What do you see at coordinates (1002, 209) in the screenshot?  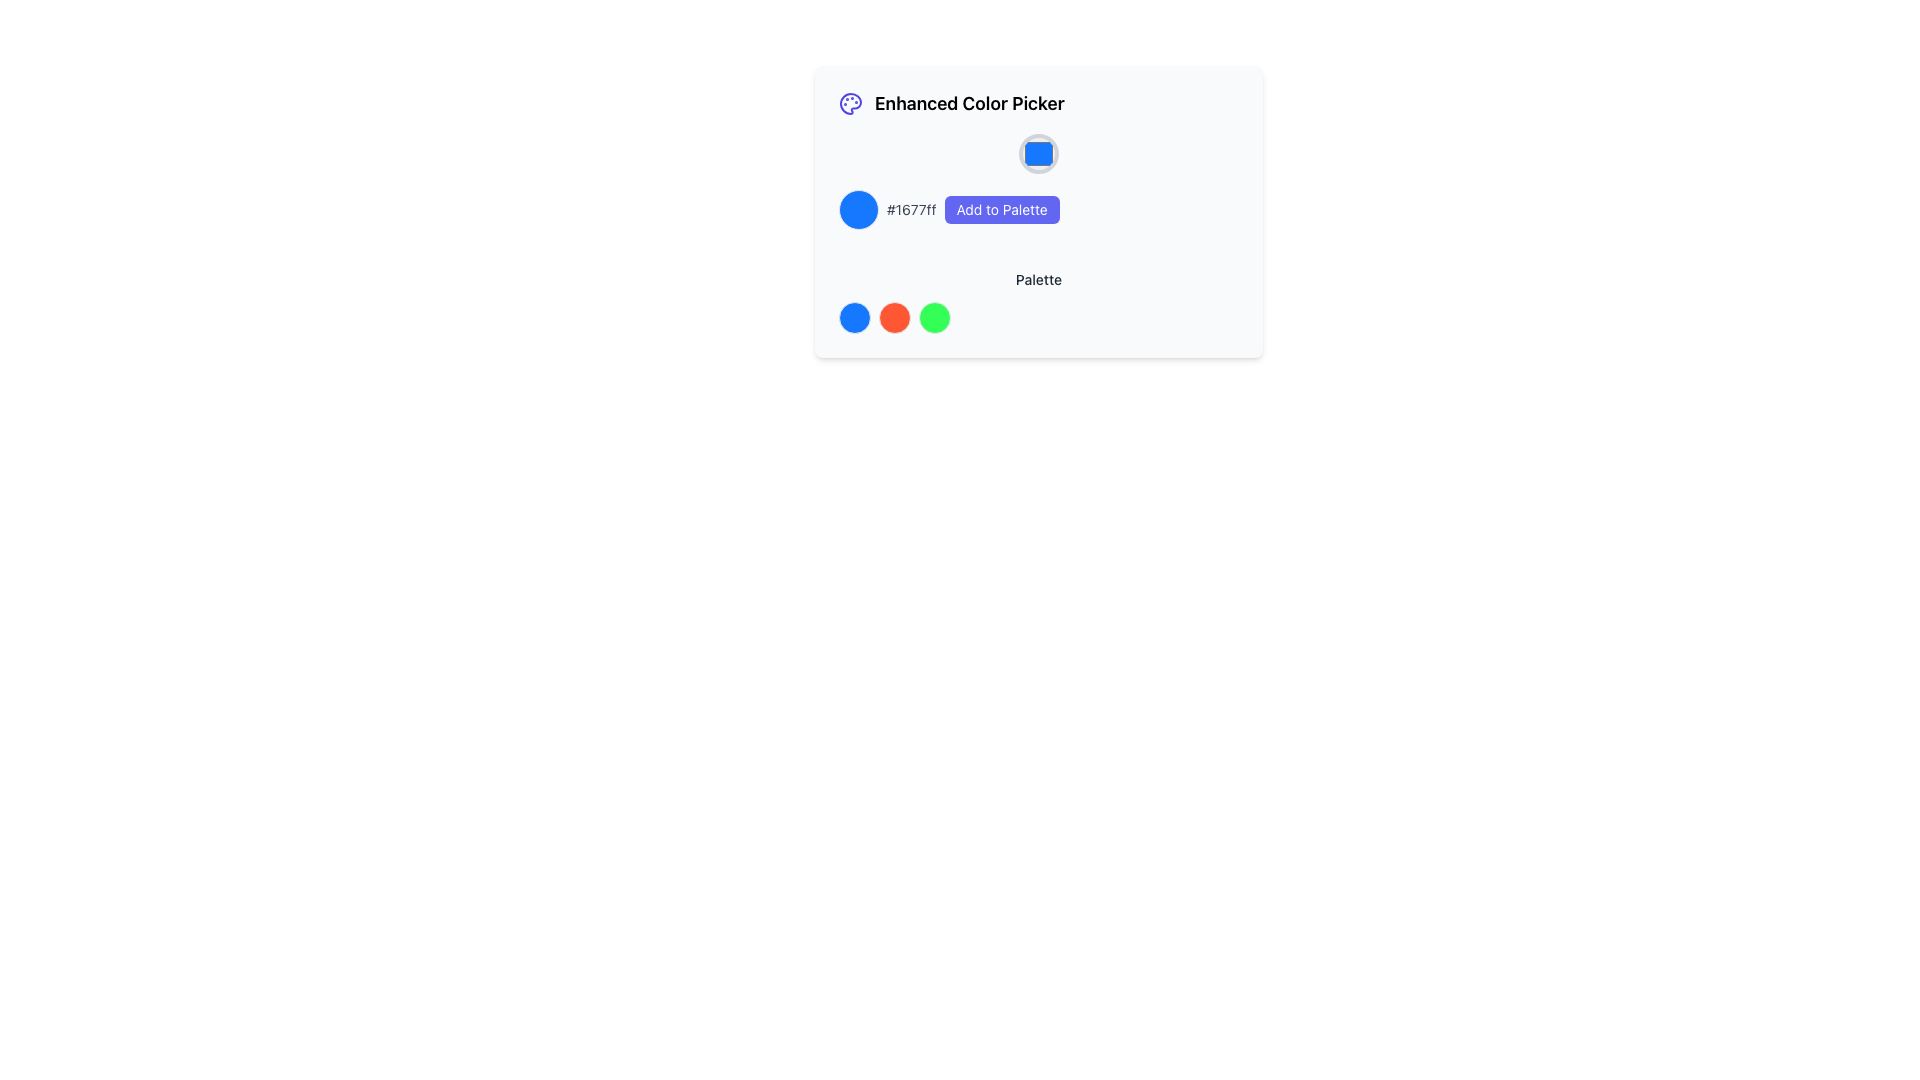 I see `the button with the purple background and white text that says 'Add to Palette', which is located to the right of the hexadecimal color code '#1677ff'` at bounding box center [1002, 209].